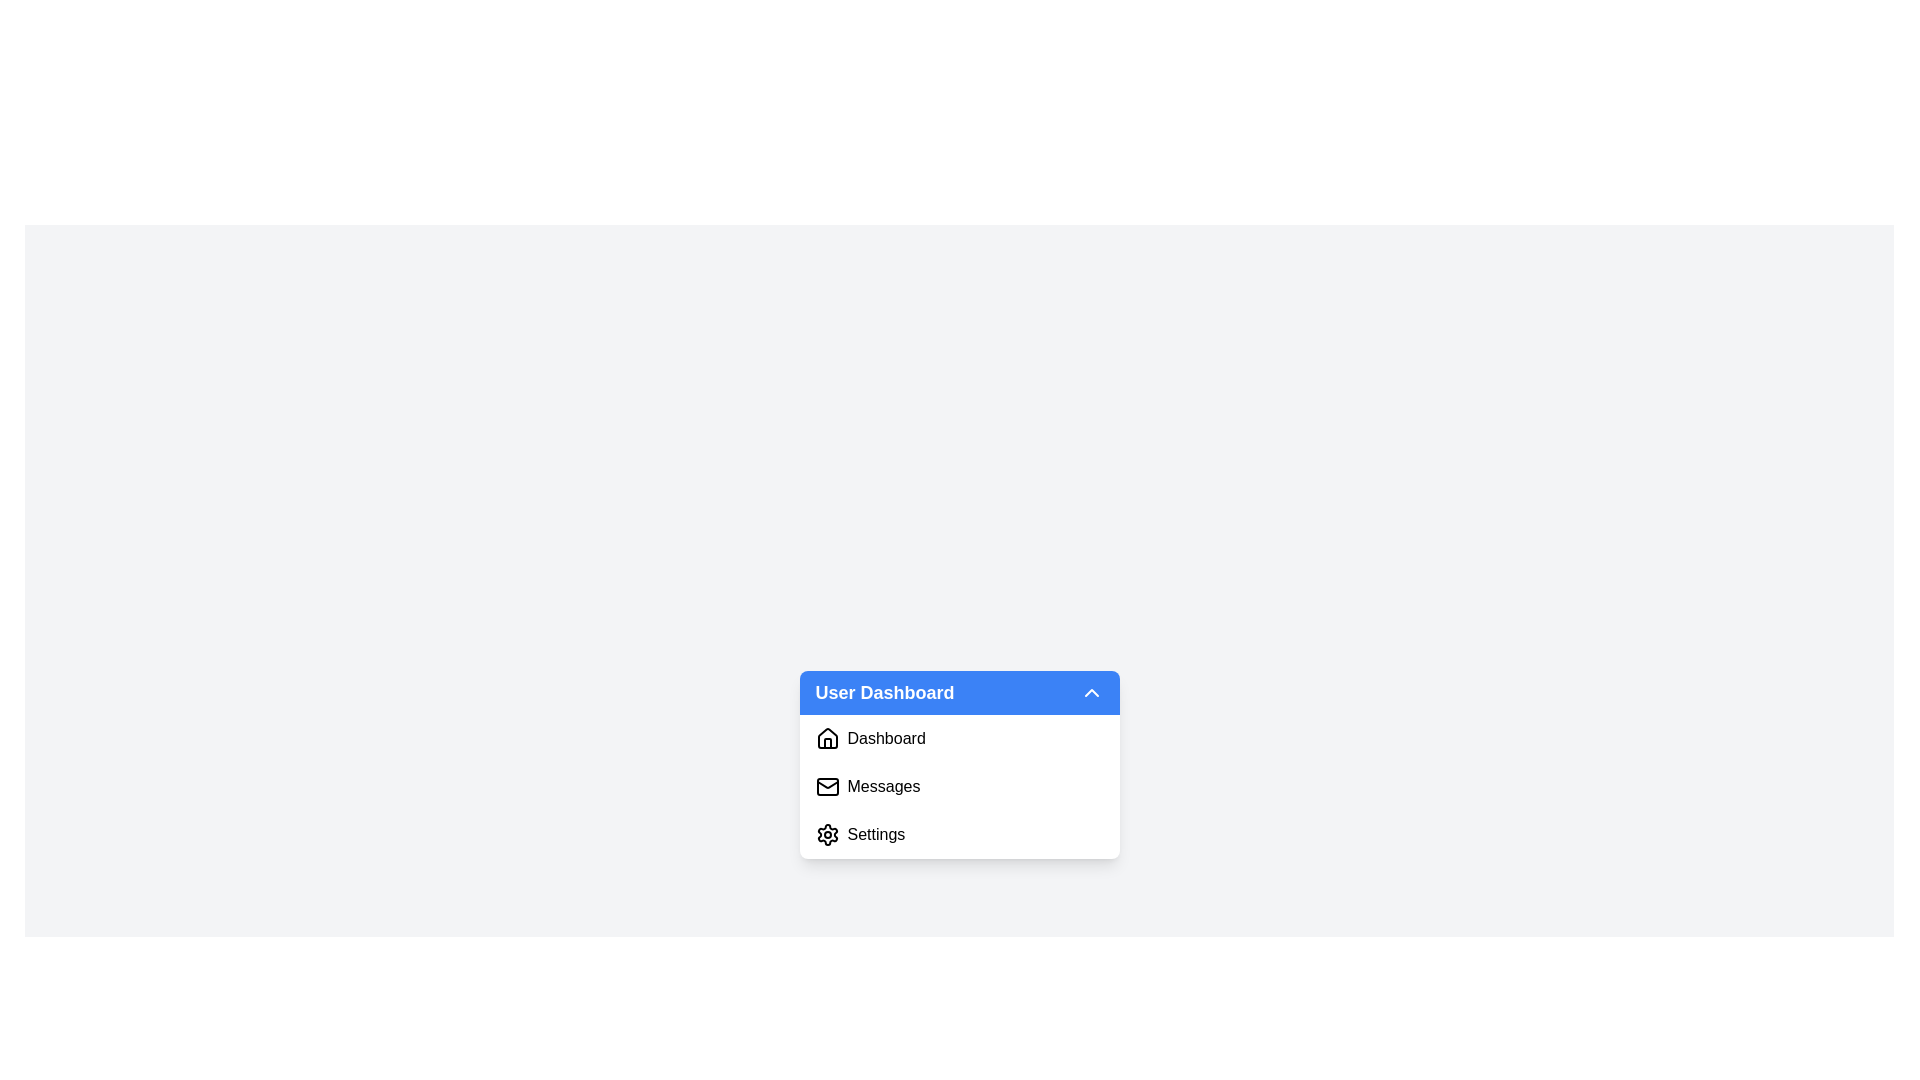 The width and height of the screenshot is (1920, 1080). Describe the element at coordinates (827, 785) in the screenshot. I see `the mail icon located to the left of the 'Messages' label in the dropdown menu of the 'User Dashboard'` at that location.